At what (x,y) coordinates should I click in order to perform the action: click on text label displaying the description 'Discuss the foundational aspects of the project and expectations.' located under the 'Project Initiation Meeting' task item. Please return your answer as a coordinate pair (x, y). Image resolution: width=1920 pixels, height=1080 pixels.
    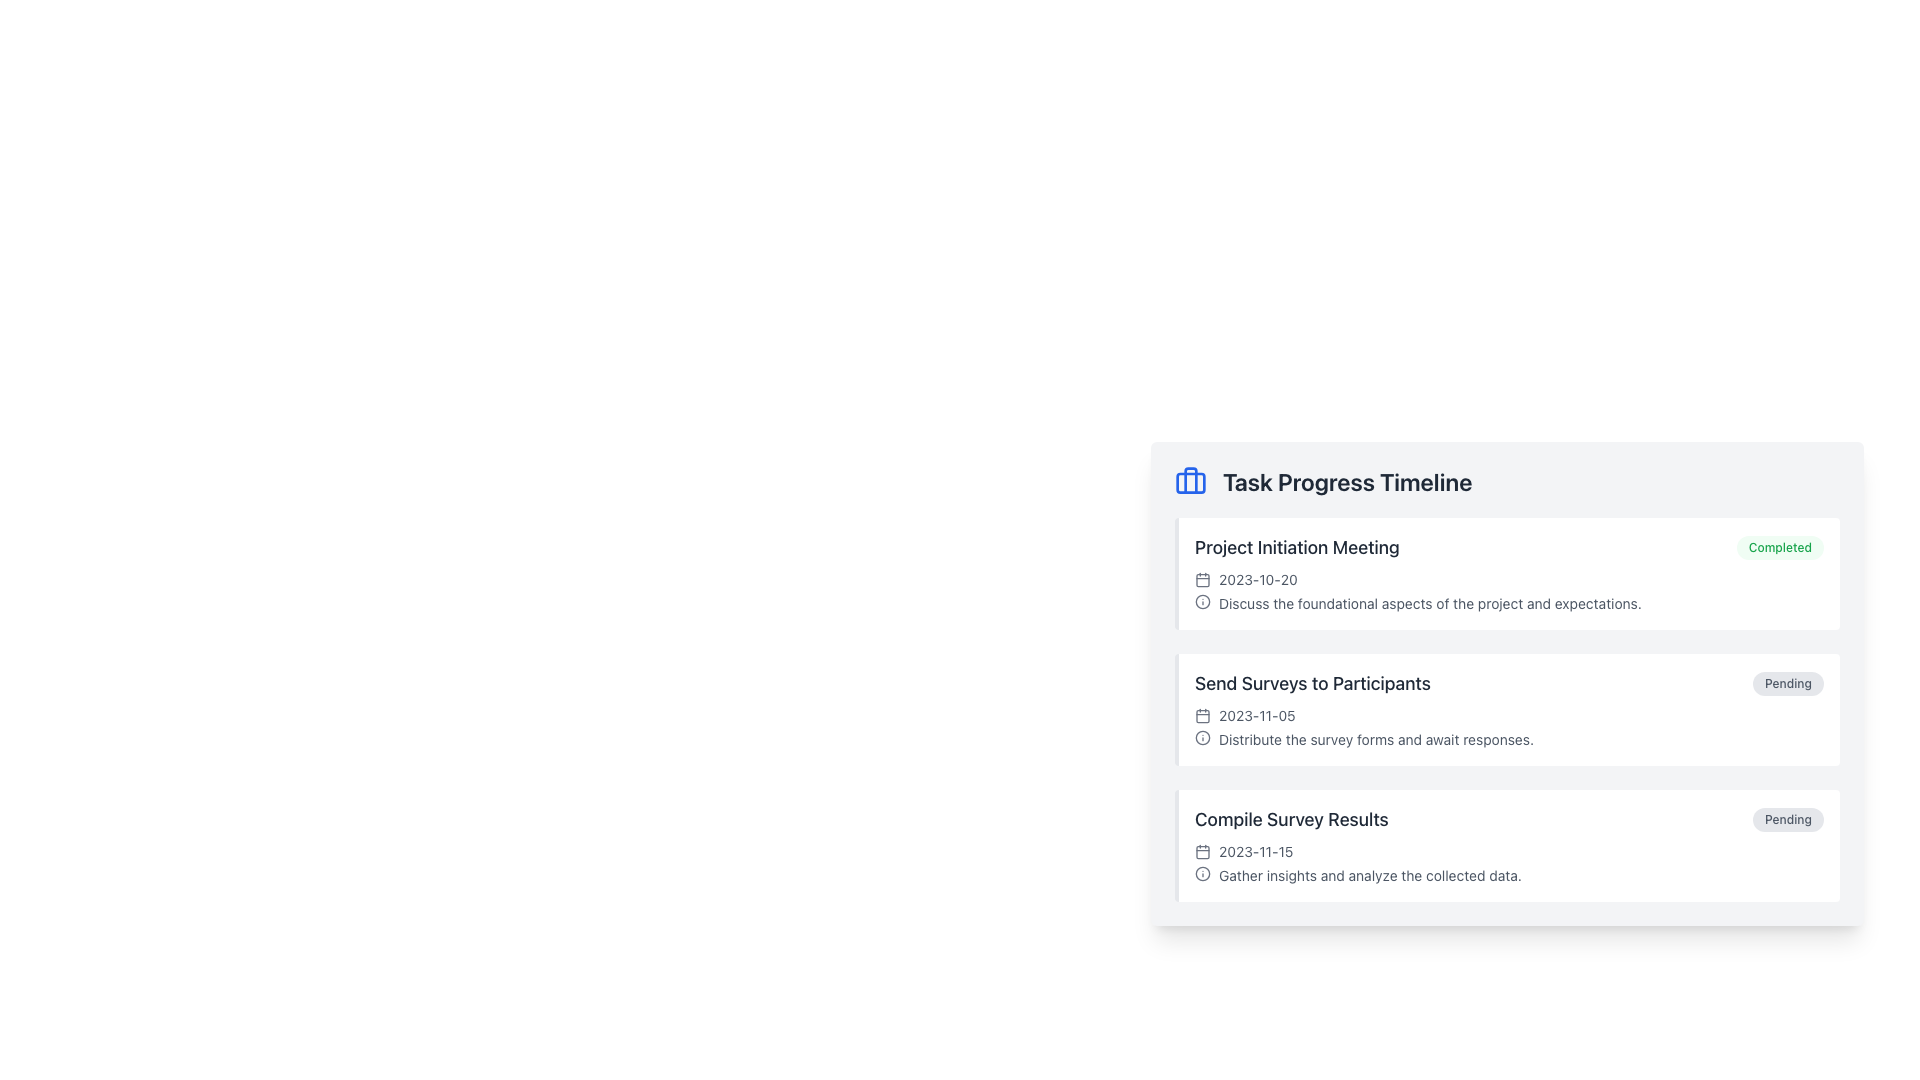
    Looking at the image, I should click on (1429, 603).